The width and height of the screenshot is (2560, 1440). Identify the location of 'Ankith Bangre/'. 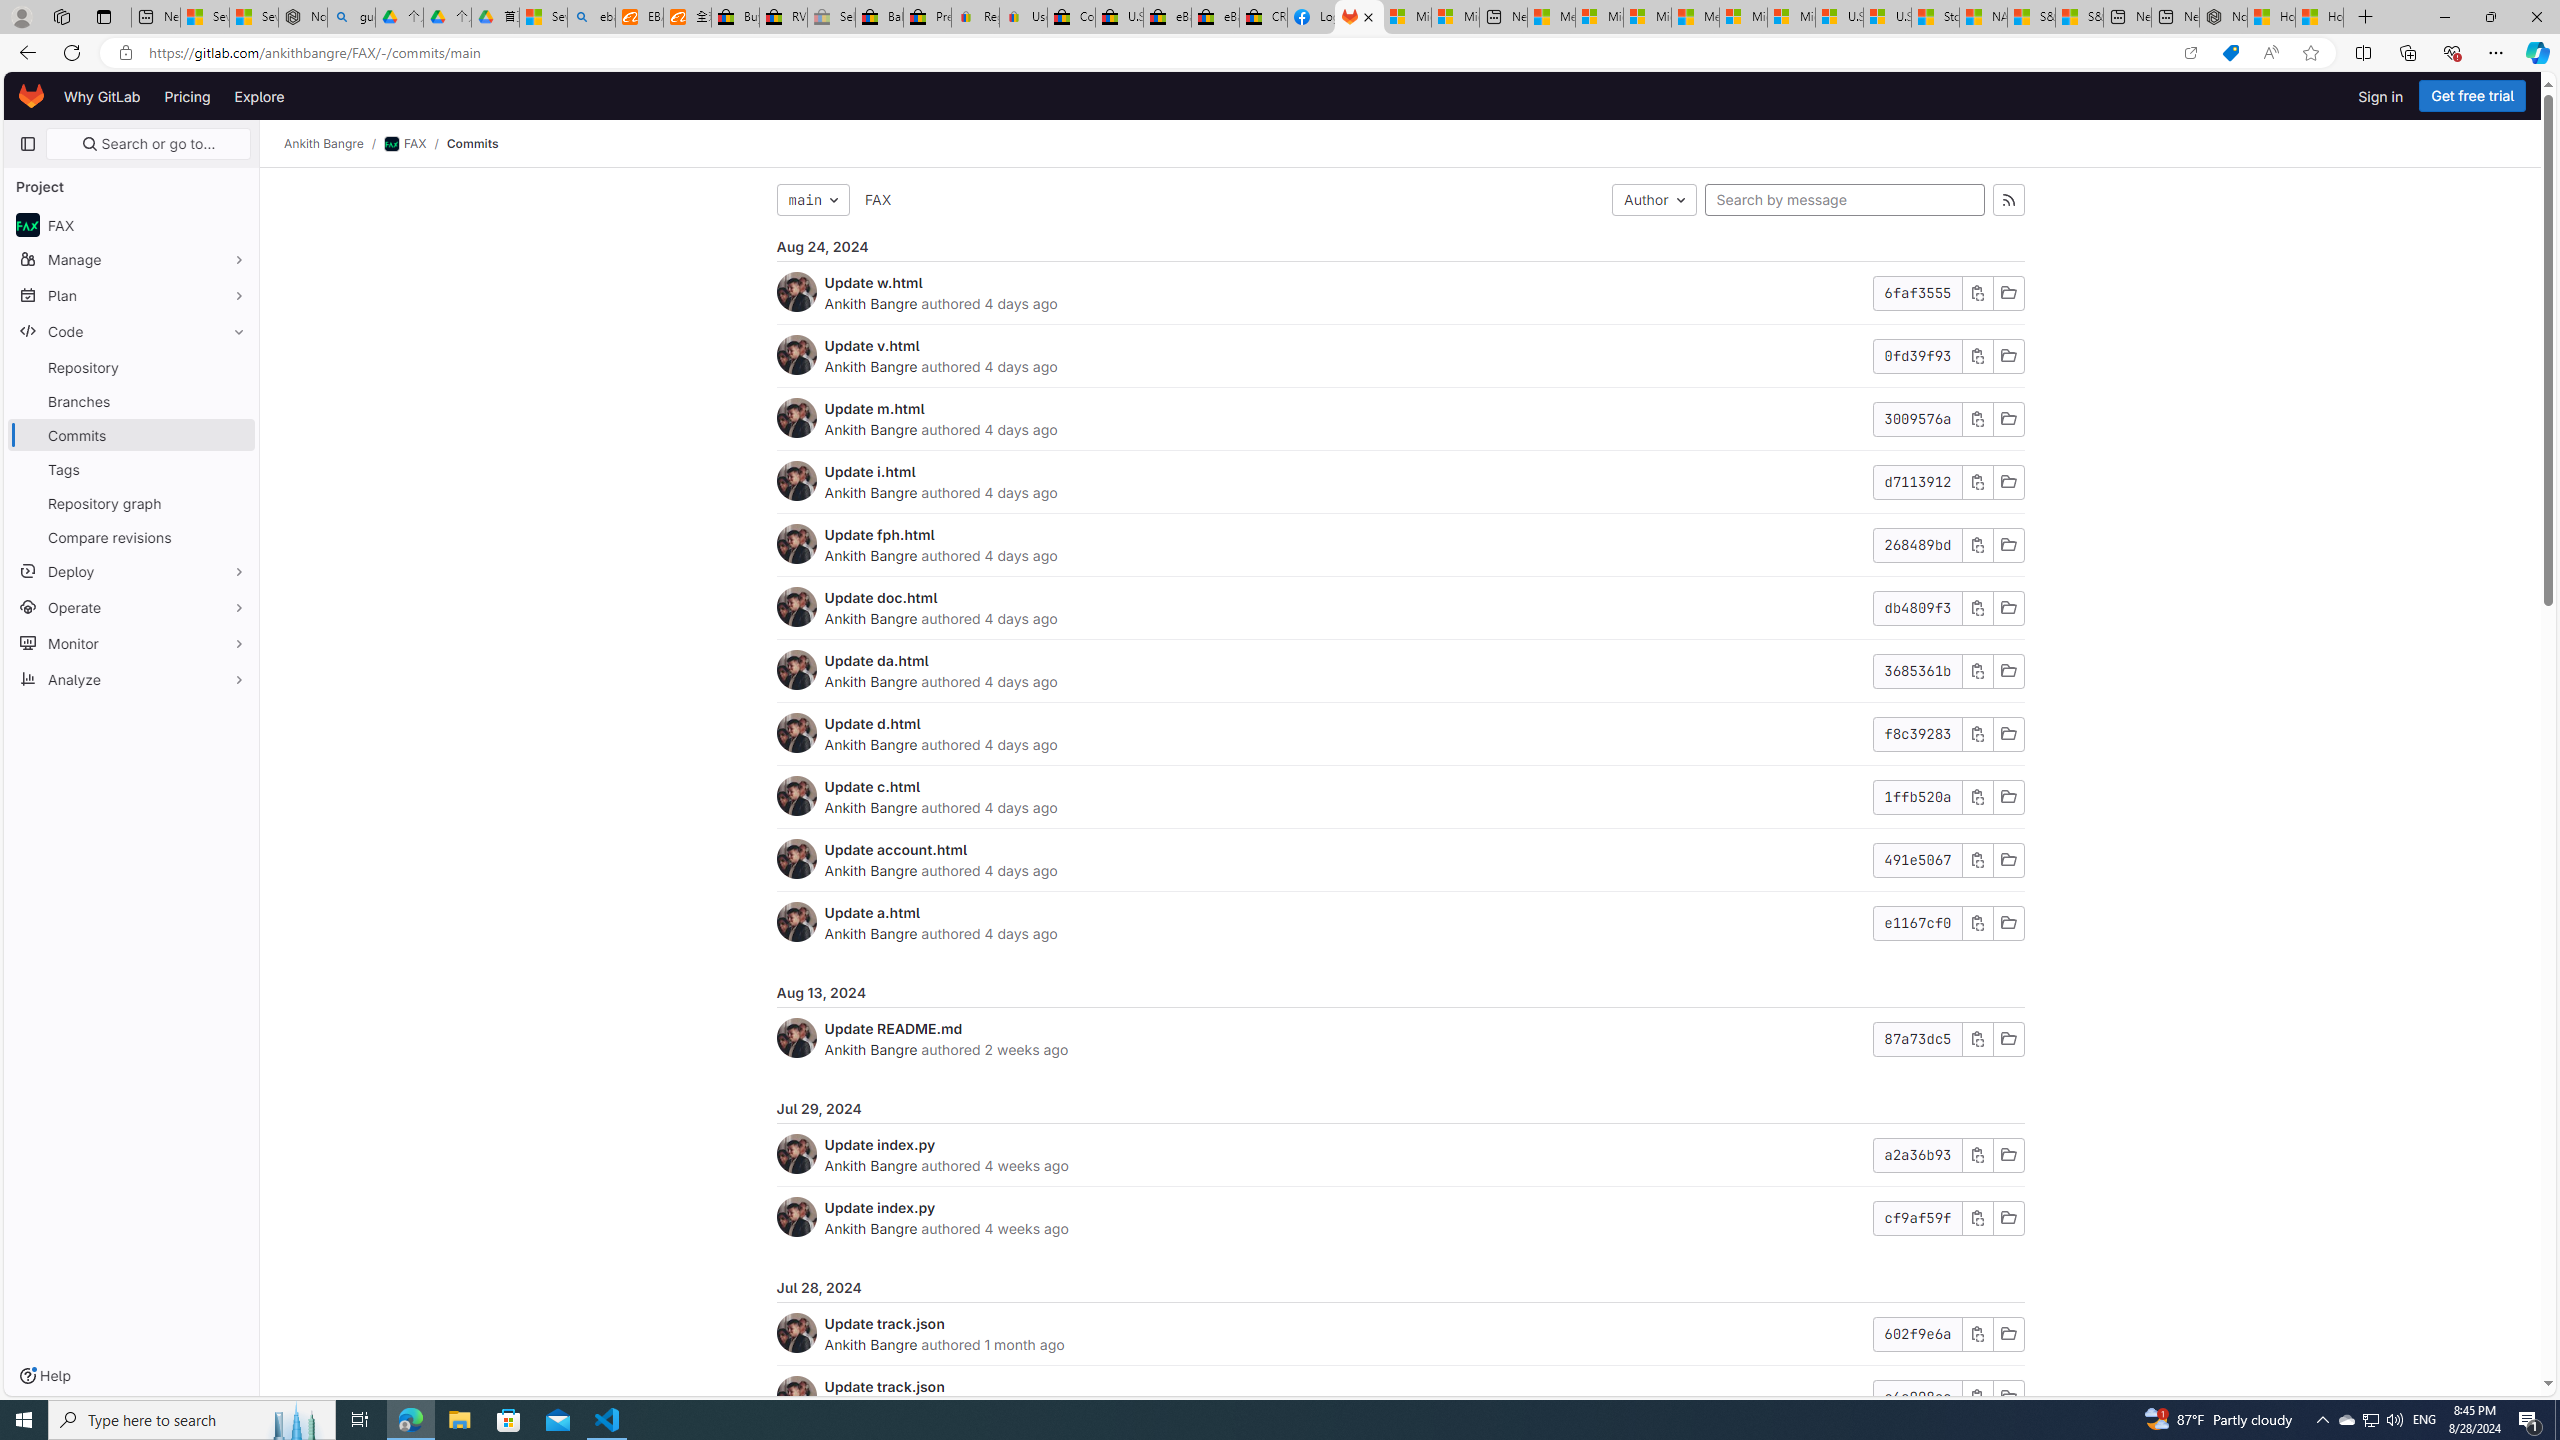
(334, 143).